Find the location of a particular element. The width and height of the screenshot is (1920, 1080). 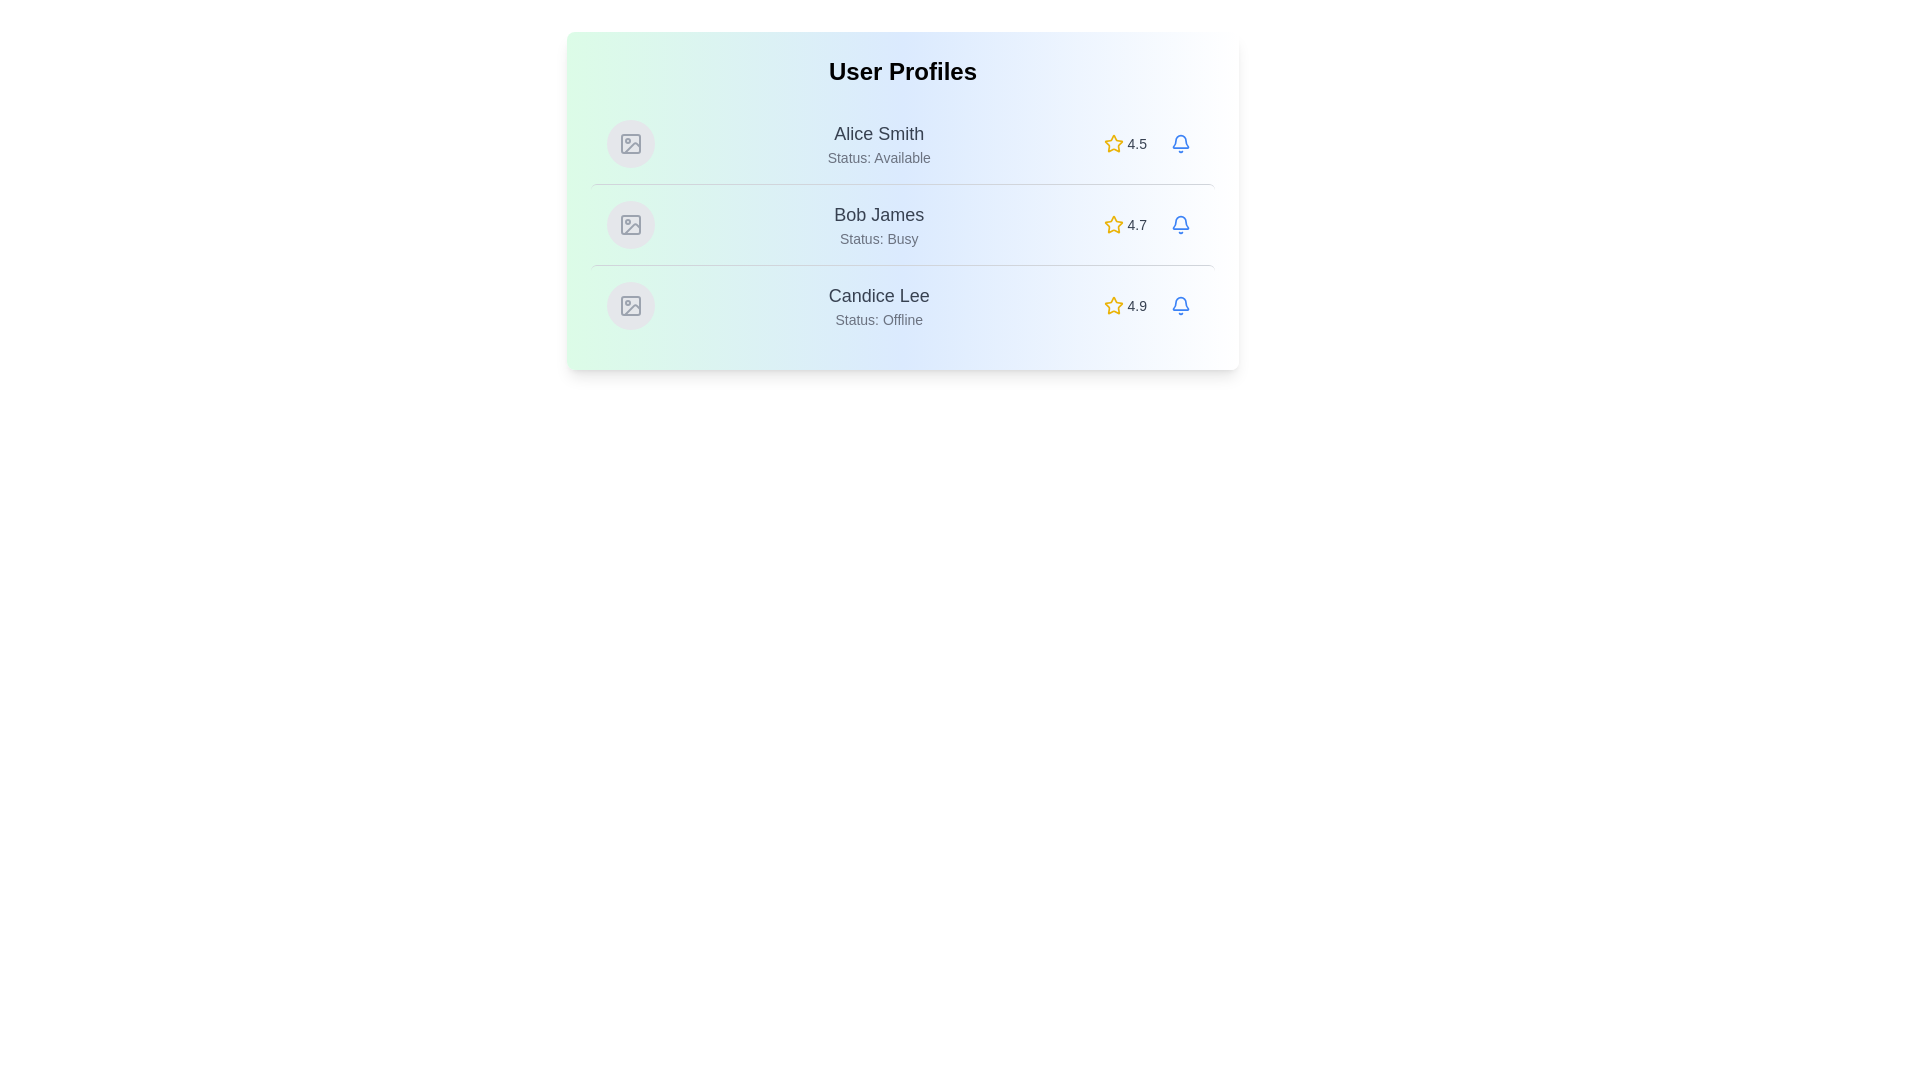

notification bell for the user Bob James is located at coordinates (1180, 224).